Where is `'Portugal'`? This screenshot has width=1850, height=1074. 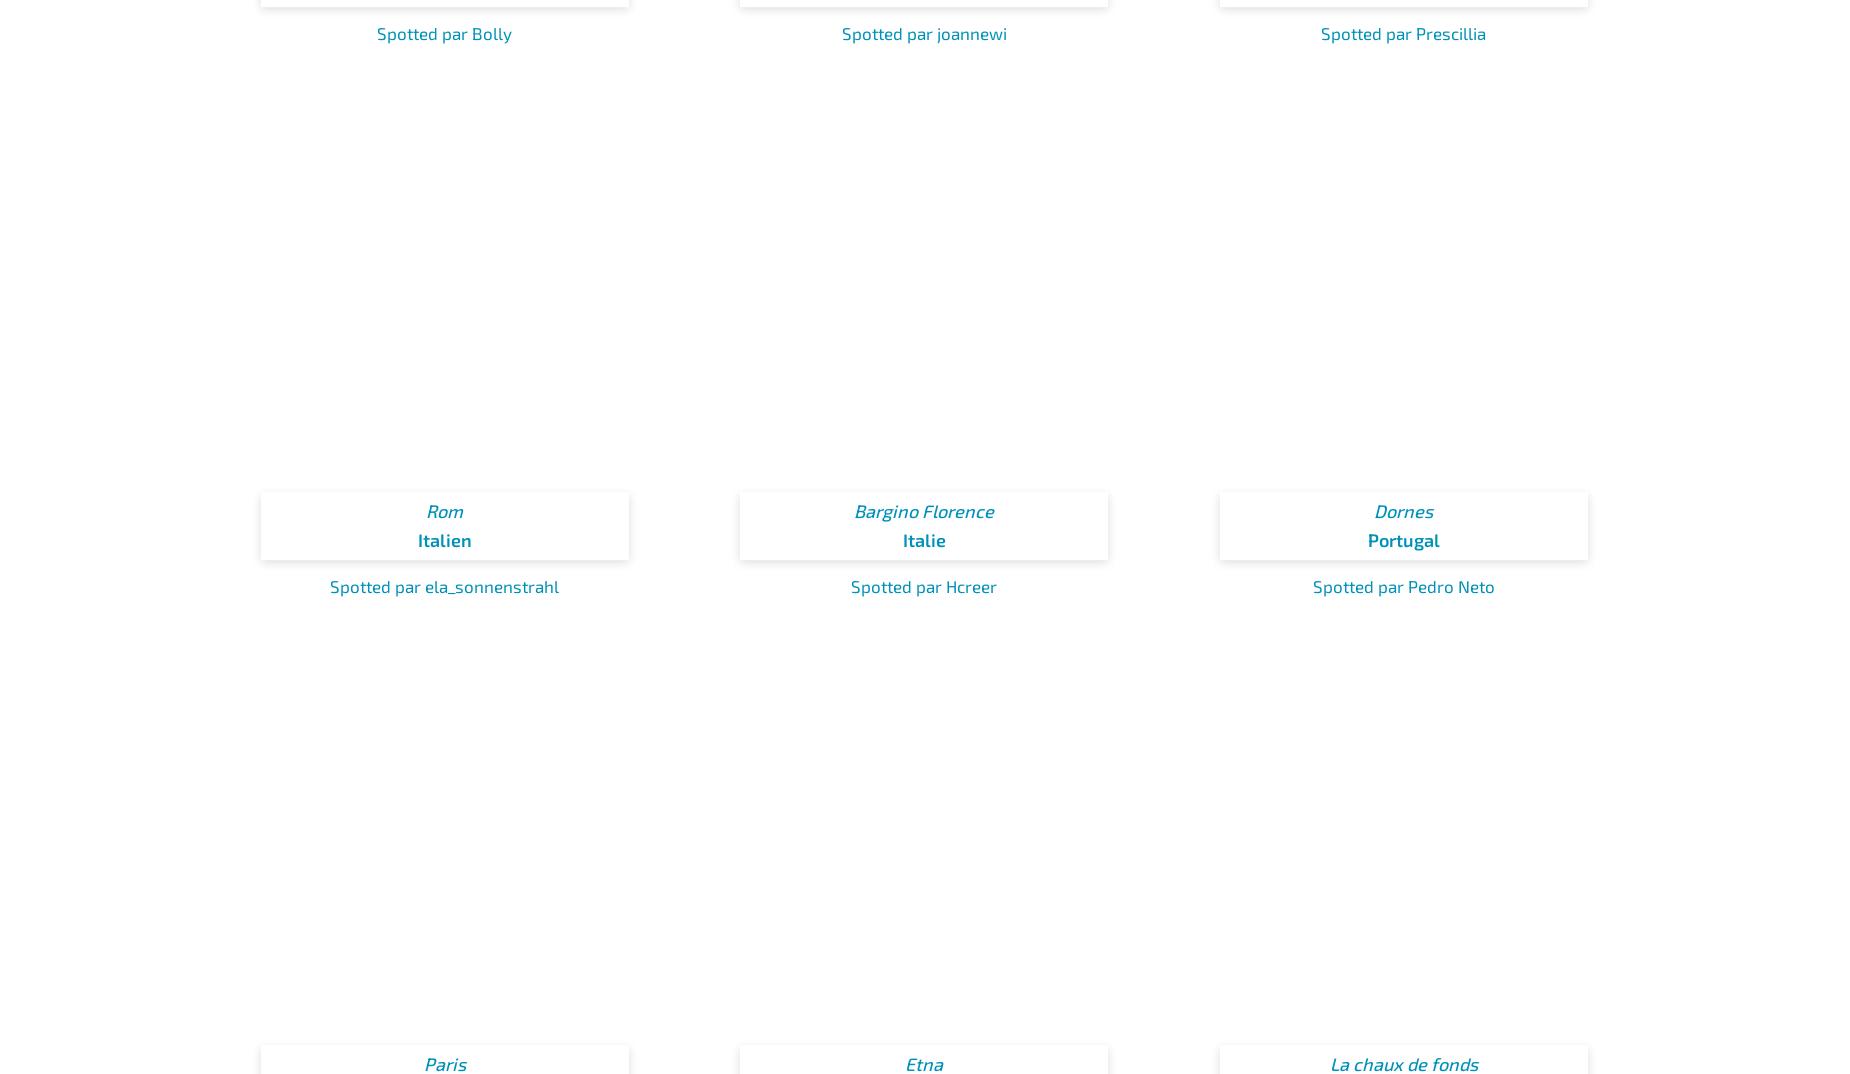 'Portugal' is located at coordinates (1403, 539).